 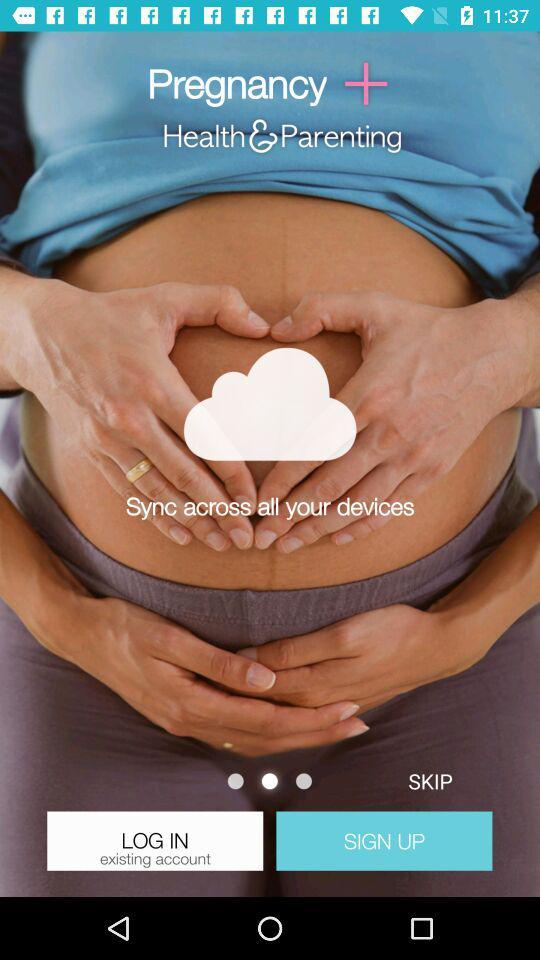 I want to click on the item above the sign up icon, so click(x=429, y=781).